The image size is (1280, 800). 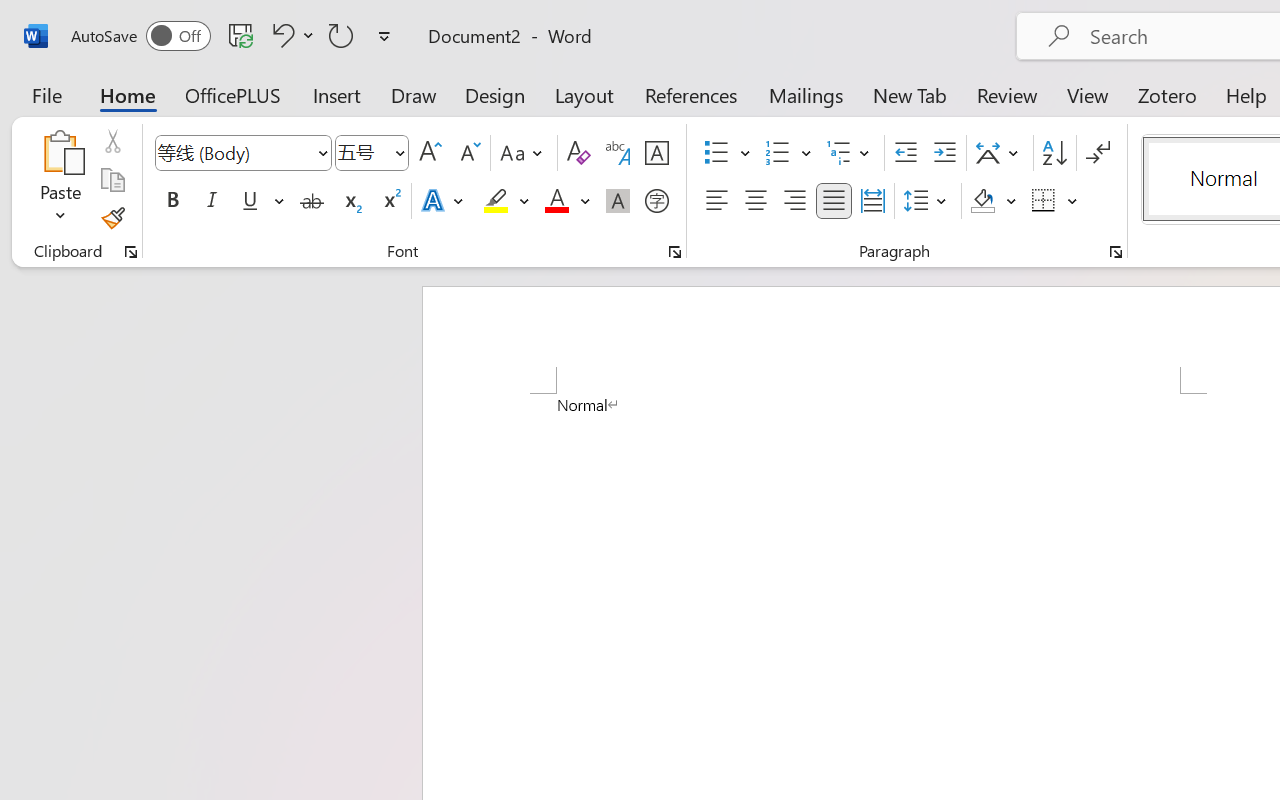 I want to click on 'Shading RGB(0, 0, 0)', so click(x=983, y=201).